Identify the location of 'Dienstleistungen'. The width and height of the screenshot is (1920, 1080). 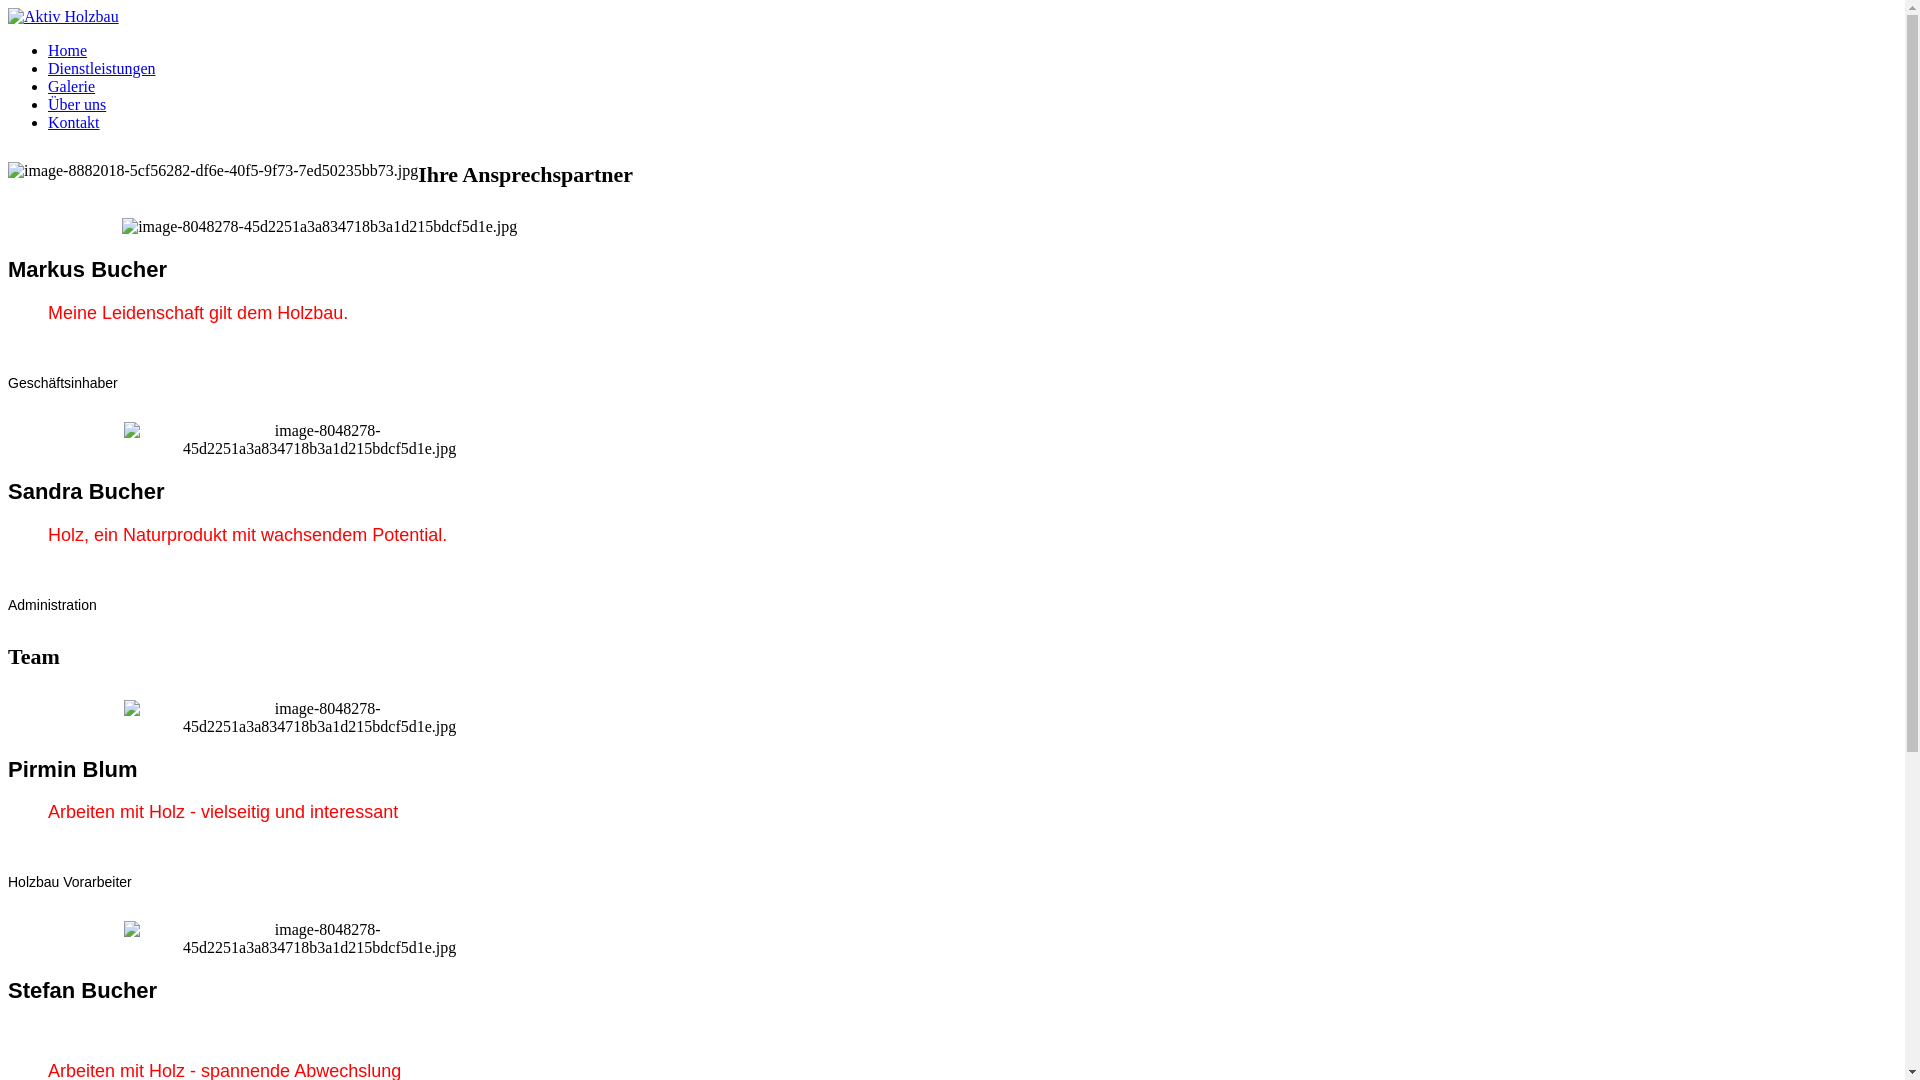
(100, 67).